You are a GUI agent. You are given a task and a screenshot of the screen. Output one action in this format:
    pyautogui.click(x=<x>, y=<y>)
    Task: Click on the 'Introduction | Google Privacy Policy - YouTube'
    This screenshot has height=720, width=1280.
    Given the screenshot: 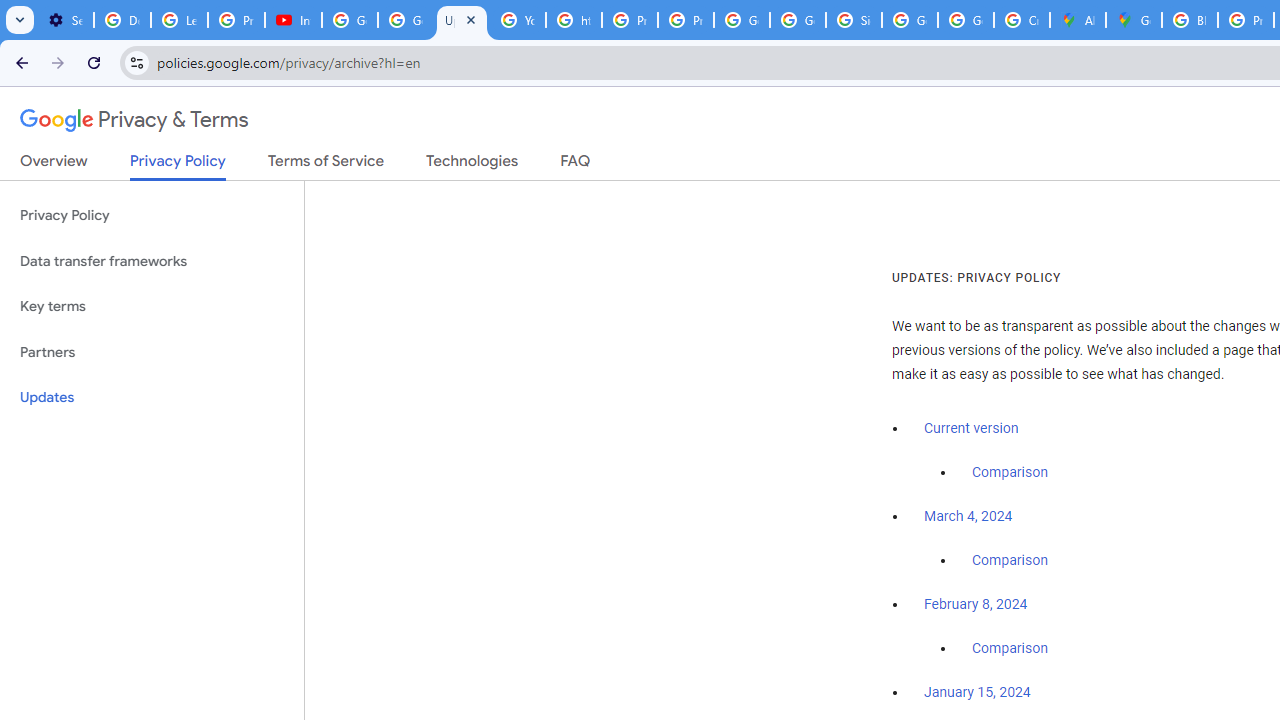 What is the action you would take?
    pyautogui.click(x=292, y=20)
    